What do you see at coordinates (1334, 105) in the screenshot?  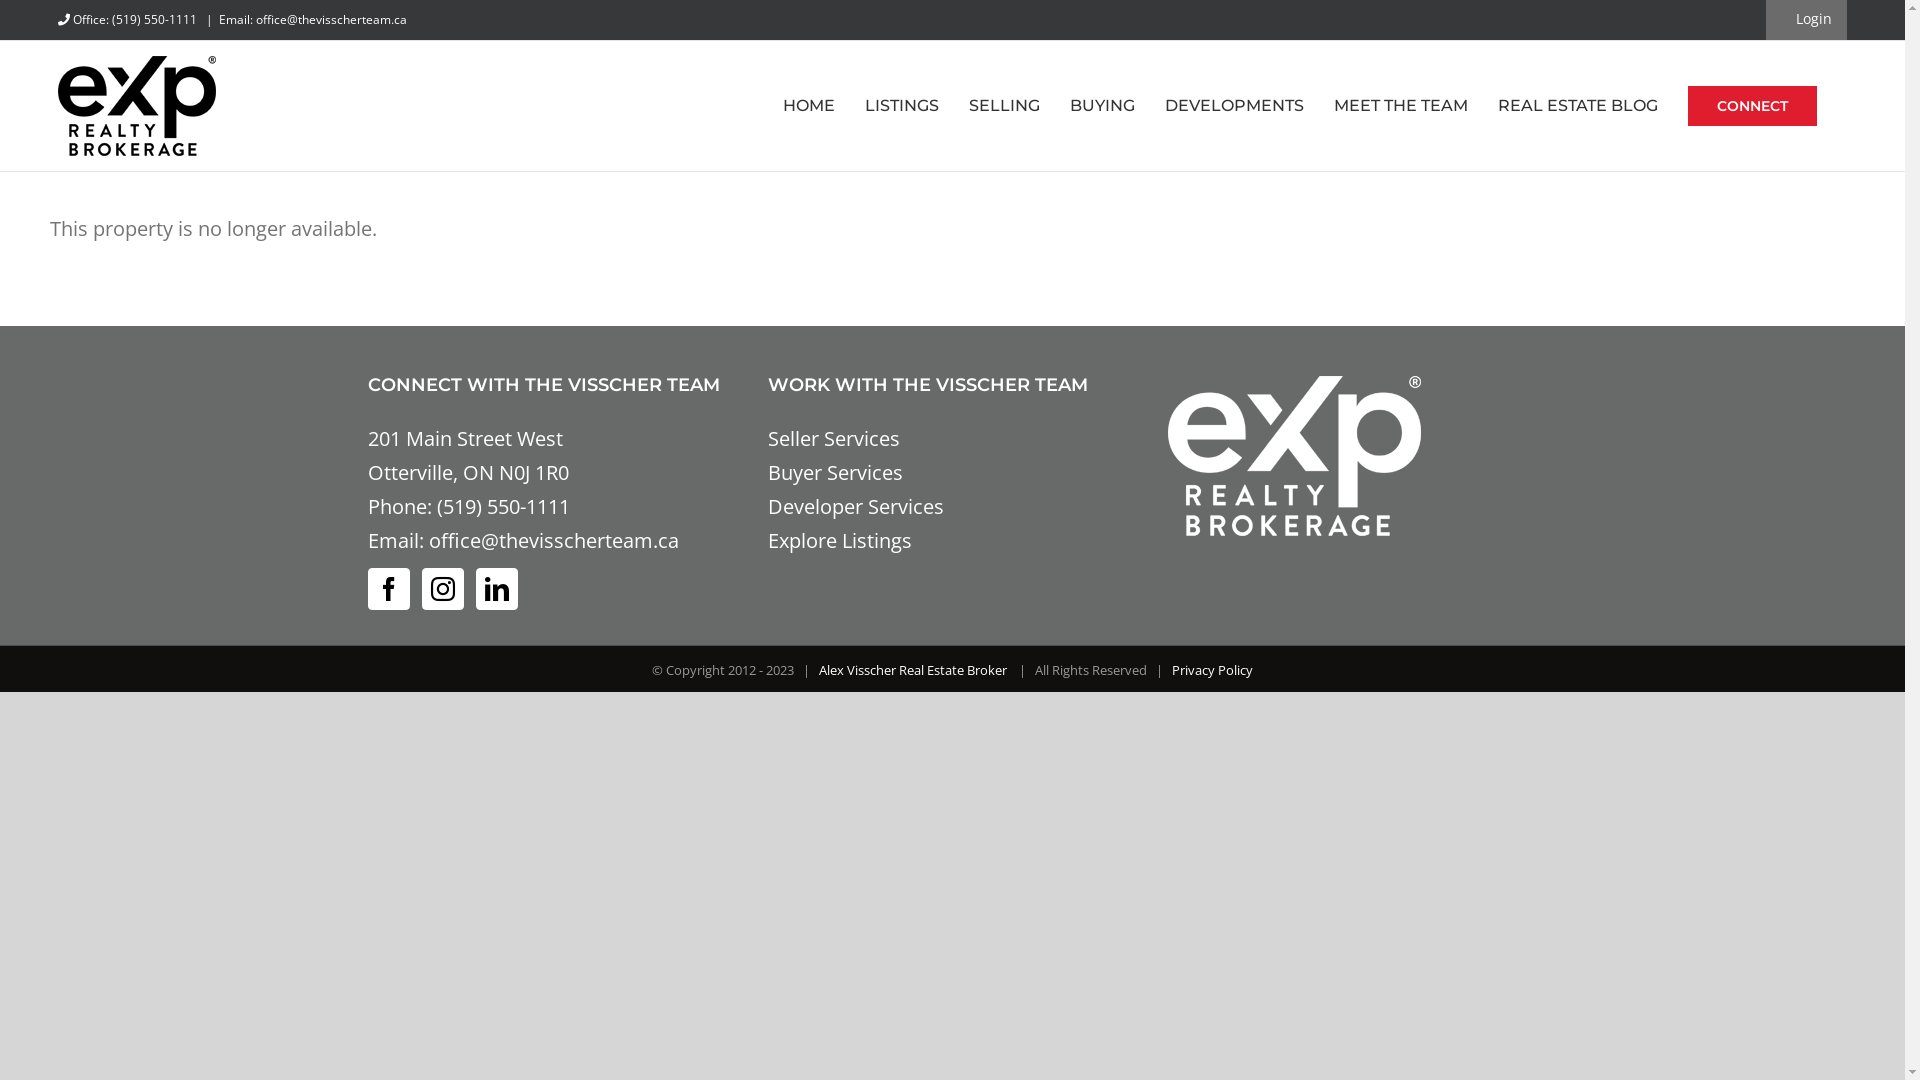 I see `'MEET THE TEAM'` at bounding box center [1334, 105].